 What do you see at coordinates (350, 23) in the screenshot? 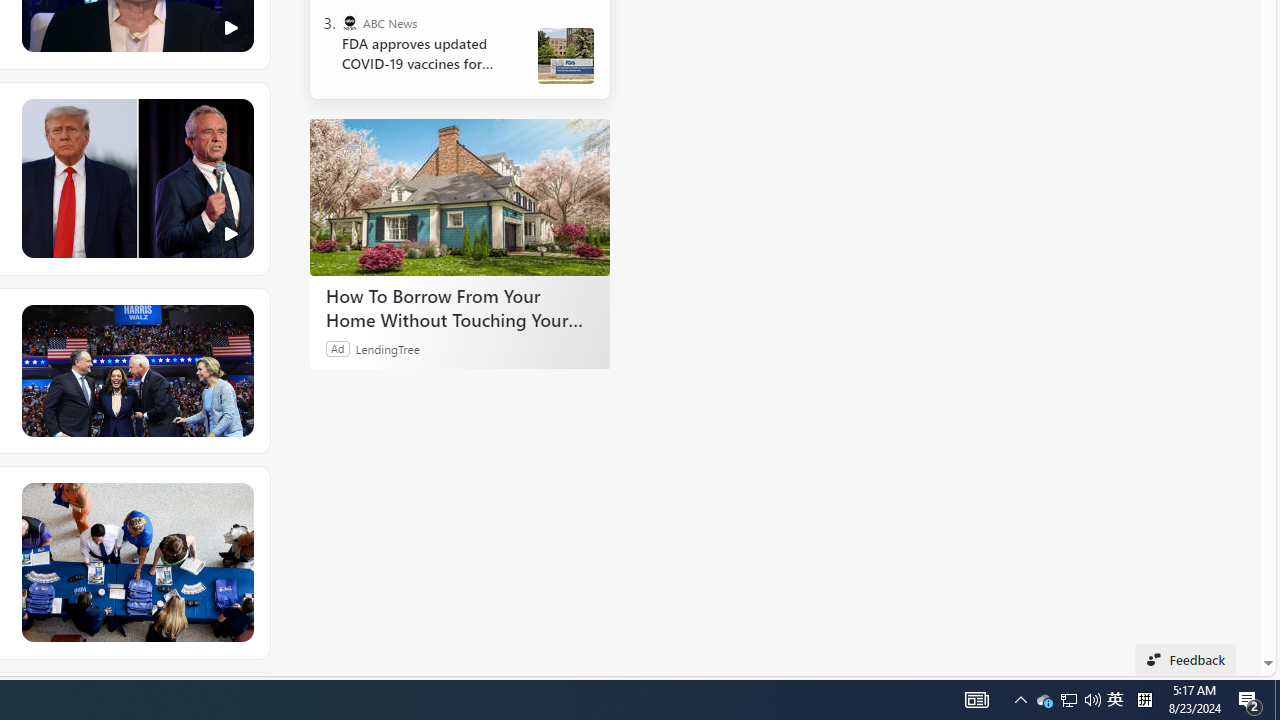
I see `'ABC News'` at bounding box center [350, 23].